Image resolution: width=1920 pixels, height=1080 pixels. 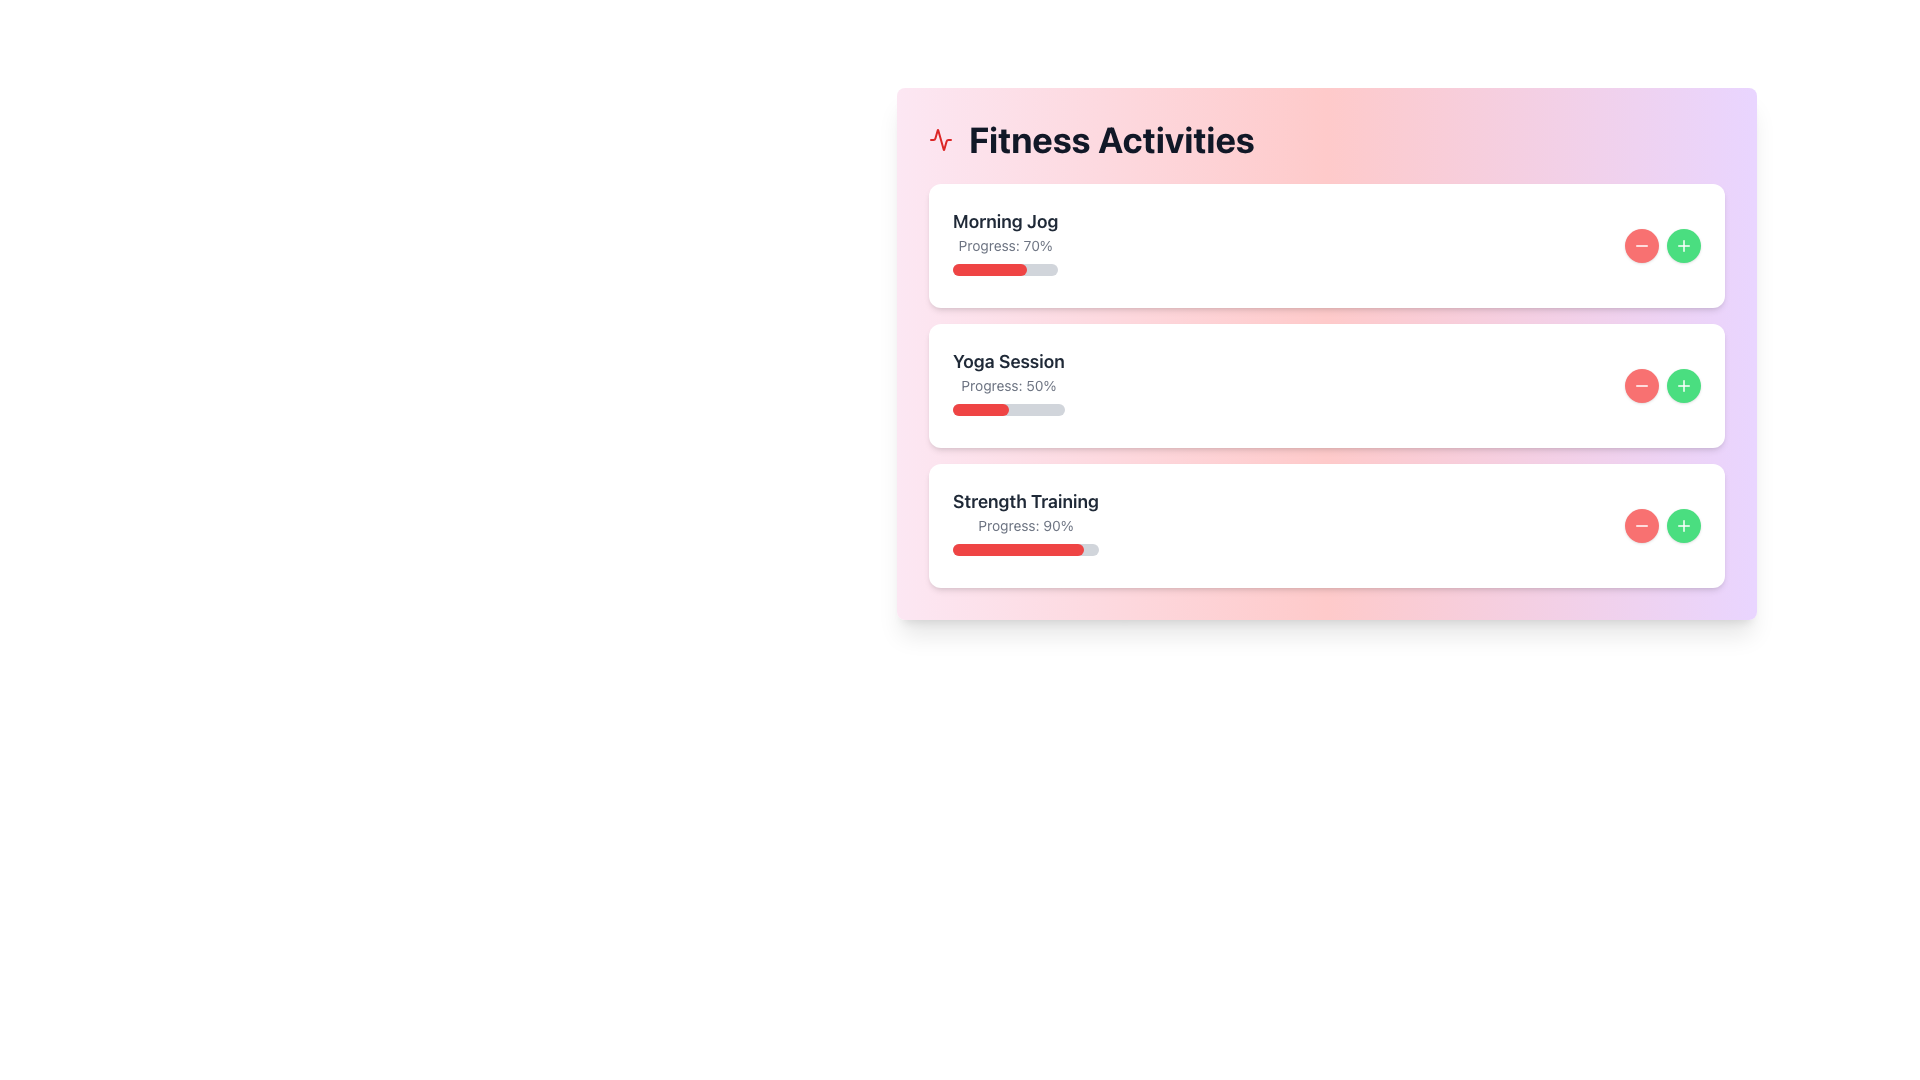 What do you see at coordinates (1025, 500) in the screenshot?
I see `the 'Strength Training' label element, which displays the text in bold black font, positioned at the top of the card in the 'Fitness Activities' section` at bounding box center [1025, 500].